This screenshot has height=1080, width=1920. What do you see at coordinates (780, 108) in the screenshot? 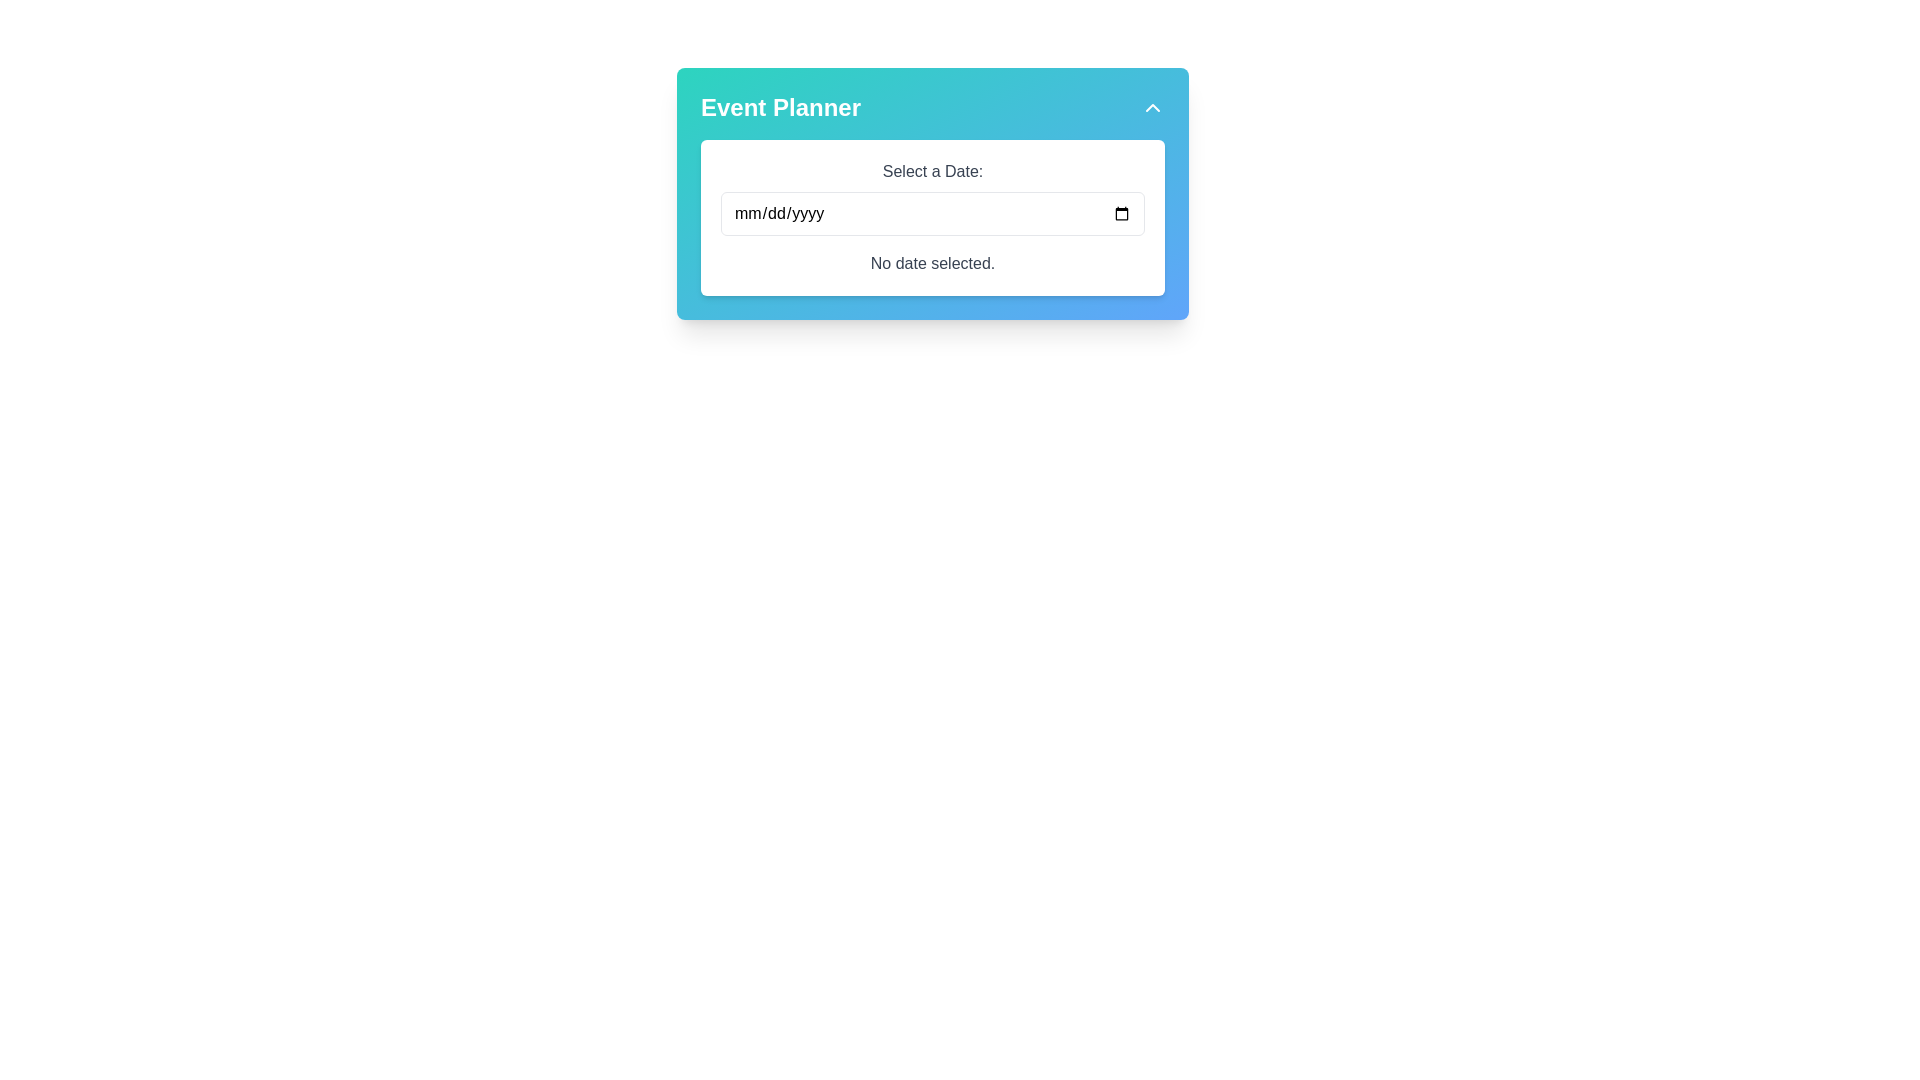
I see `the bold text label element displaying 'Event Planner', which is styled with a large font size and white text color, located in the upper section of the interface against a blue gradient background` at bounding box center [780, 108].